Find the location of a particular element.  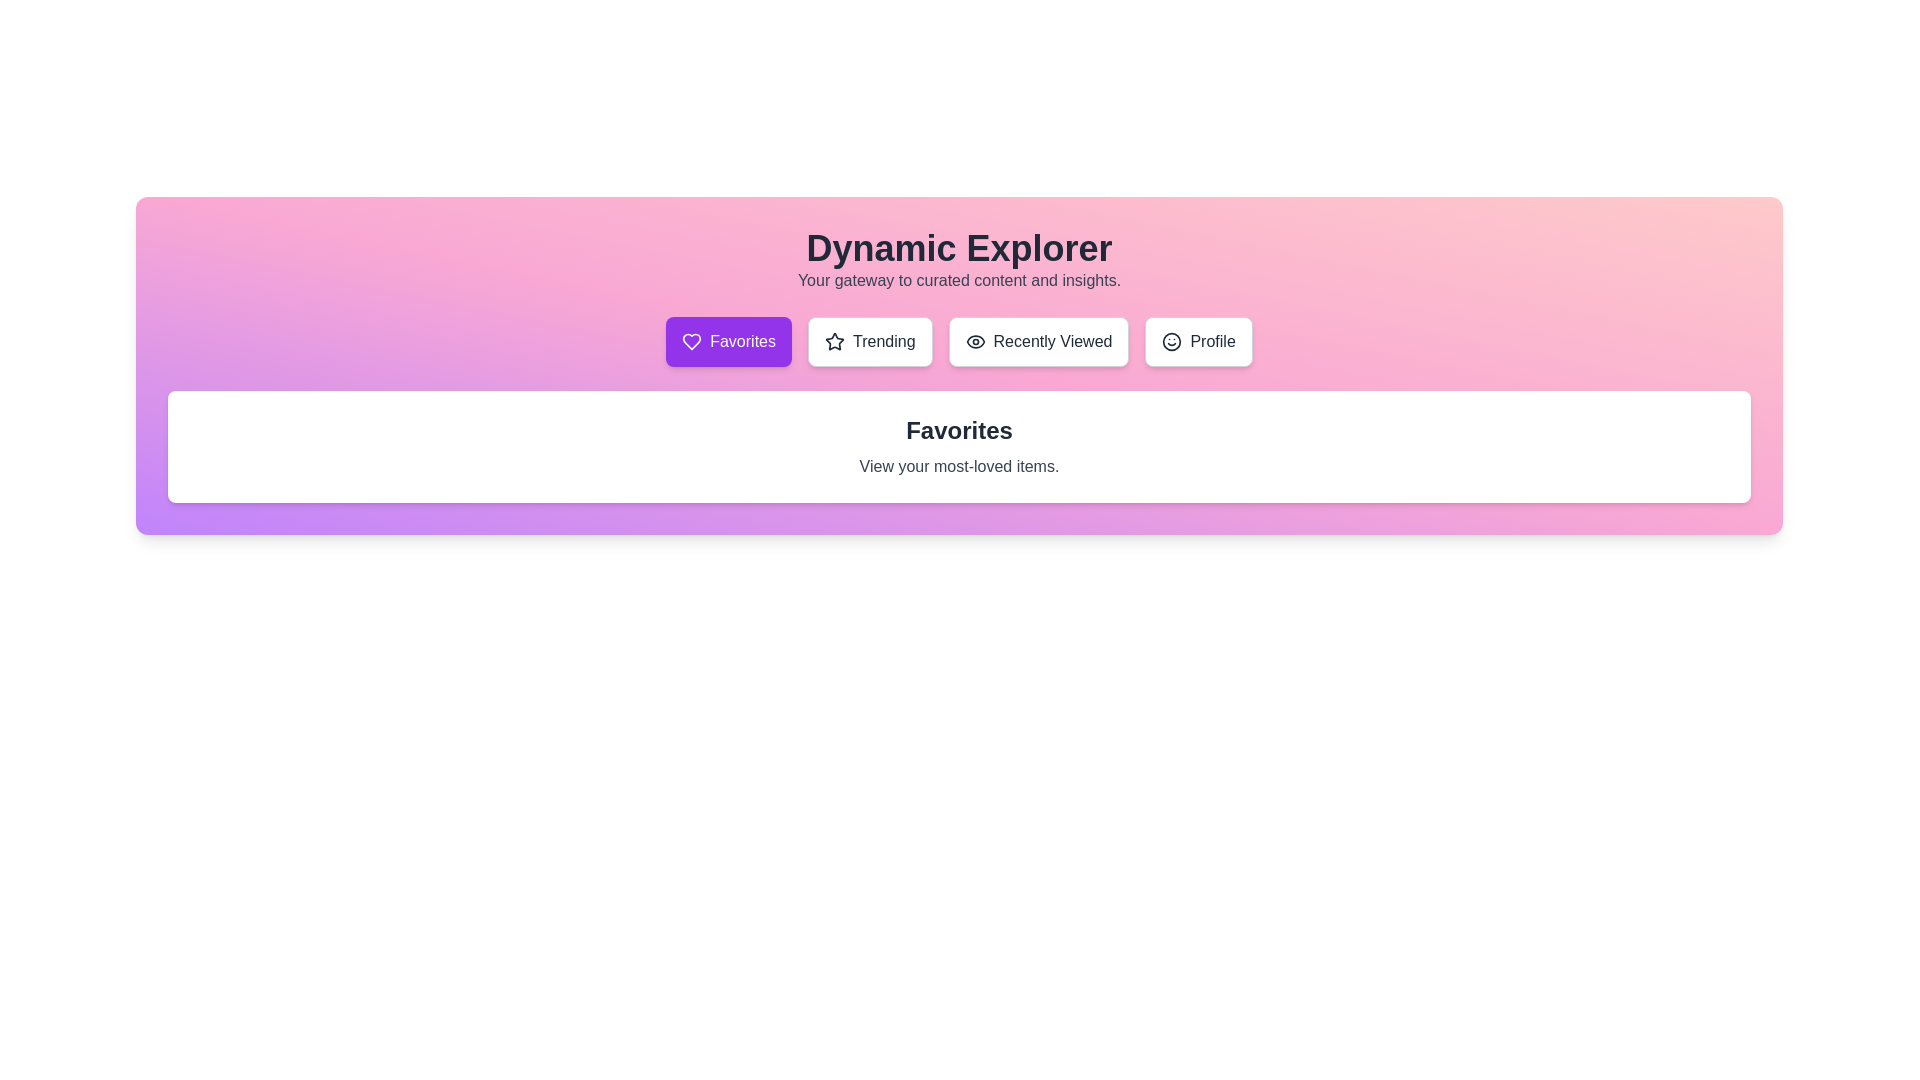

the tab labeled Profile is located at coordinates (1199, 341).